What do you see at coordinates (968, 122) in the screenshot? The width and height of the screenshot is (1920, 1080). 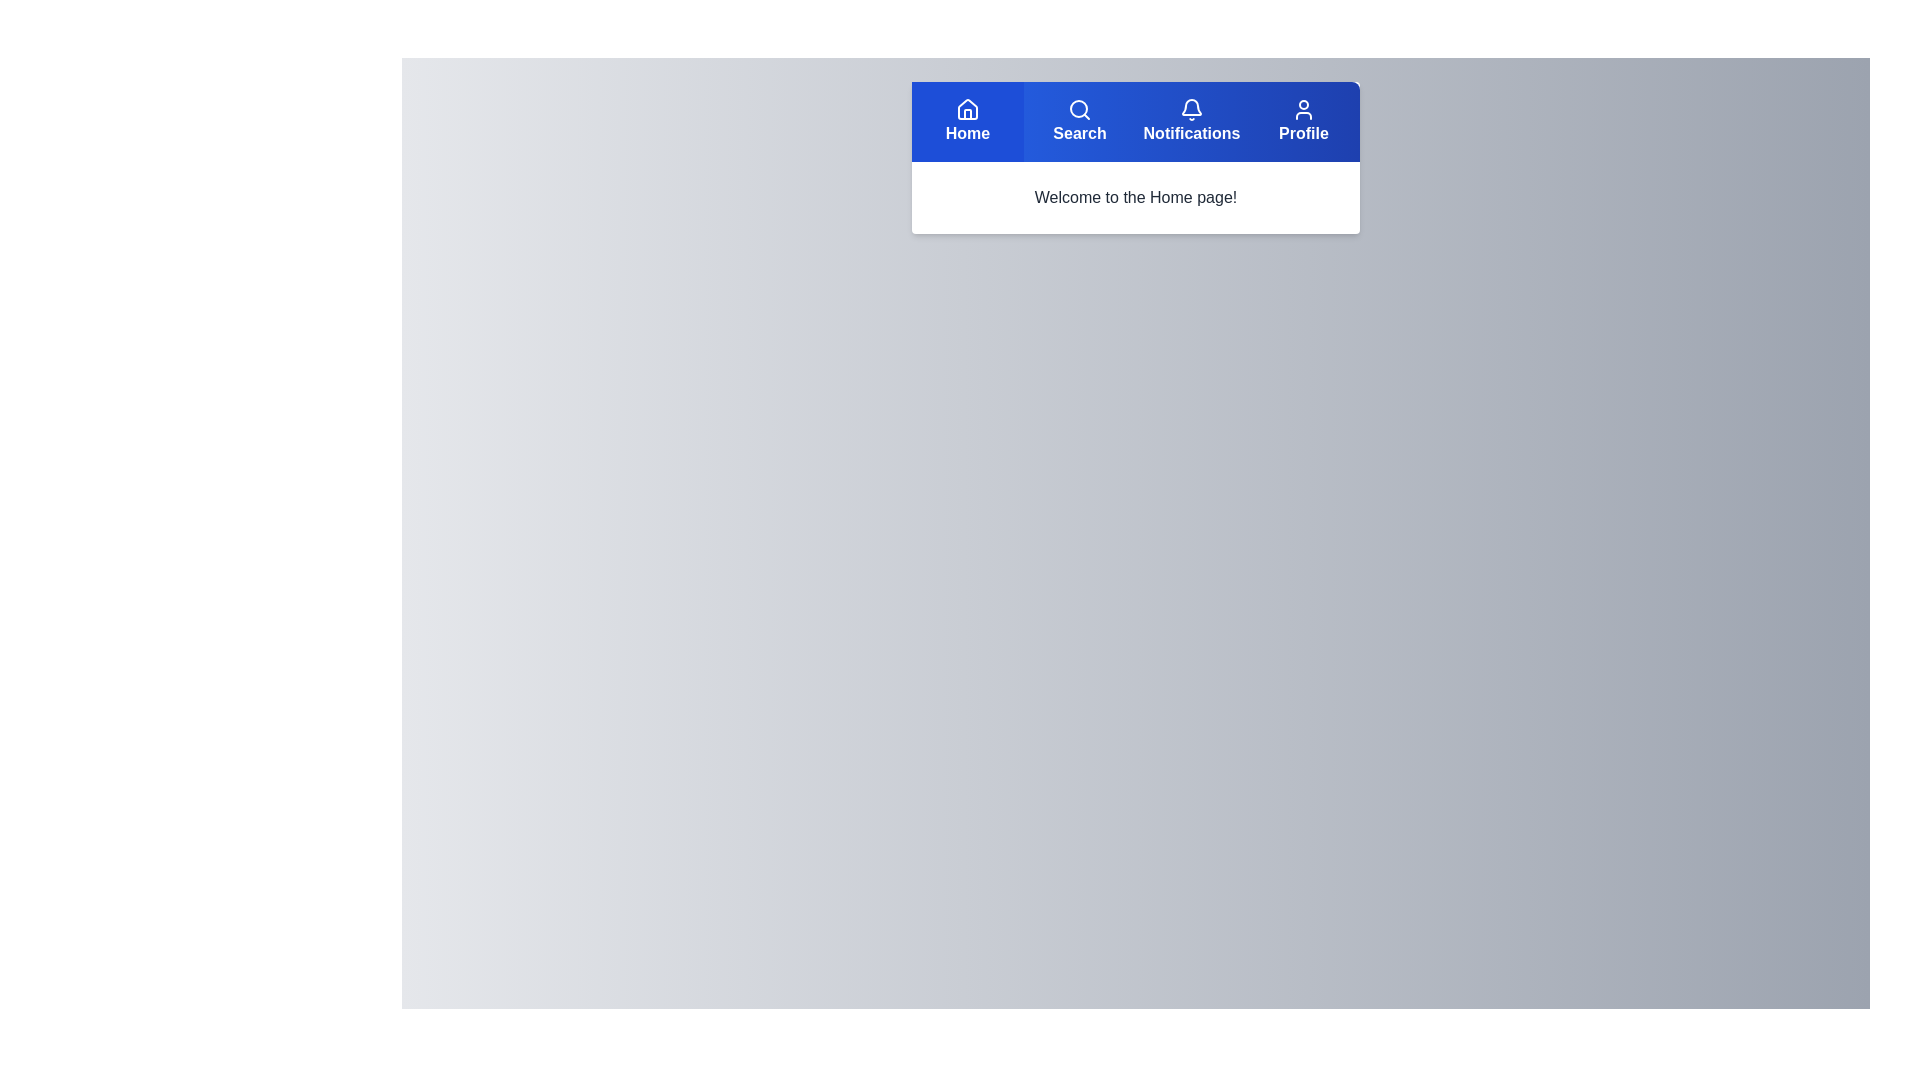 I see `the Home button in the navigation bar` at bounding box center [968, 122].